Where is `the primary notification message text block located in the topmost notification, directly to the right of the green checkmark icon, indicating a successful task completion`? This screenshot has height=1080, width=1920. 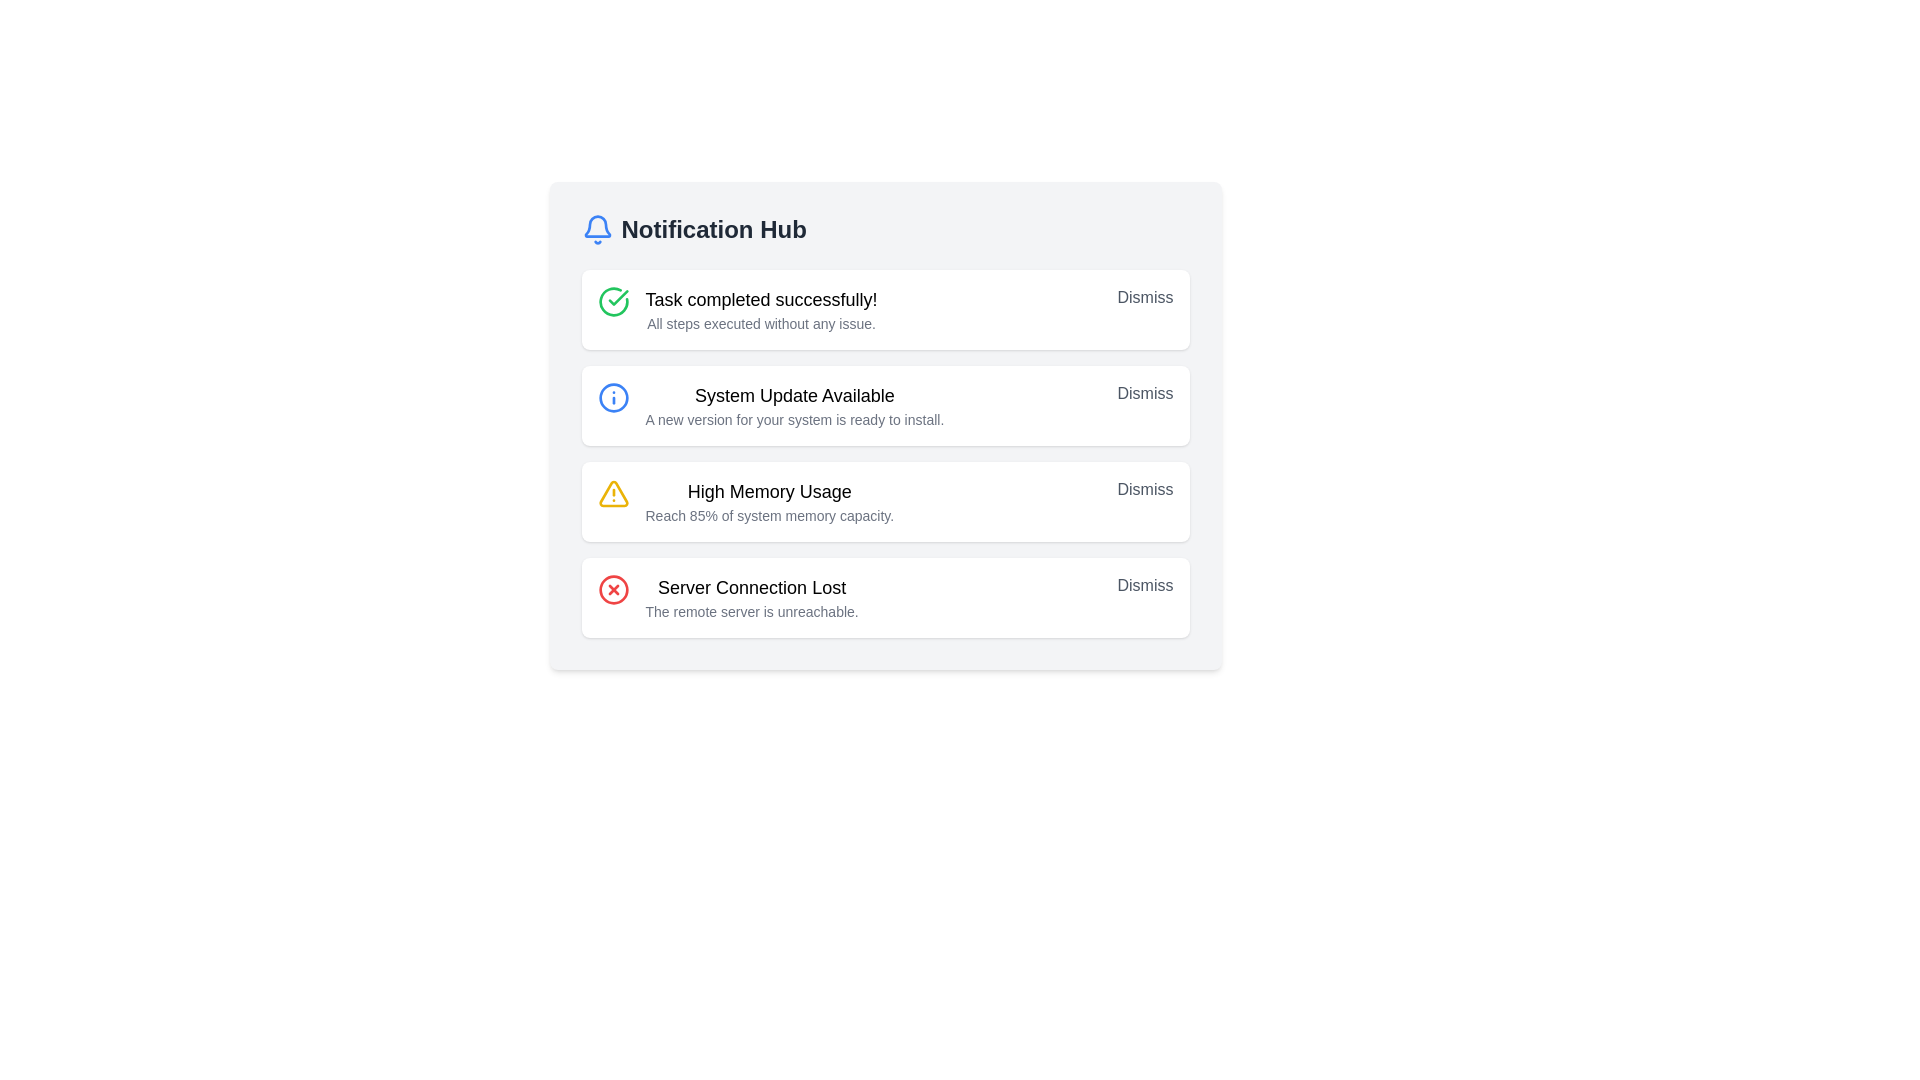 the primary notification message text block located in the topmost notification, directly to the right of the green checkmark icon, indicating a successful task completion is located at coordinates (760, 309).